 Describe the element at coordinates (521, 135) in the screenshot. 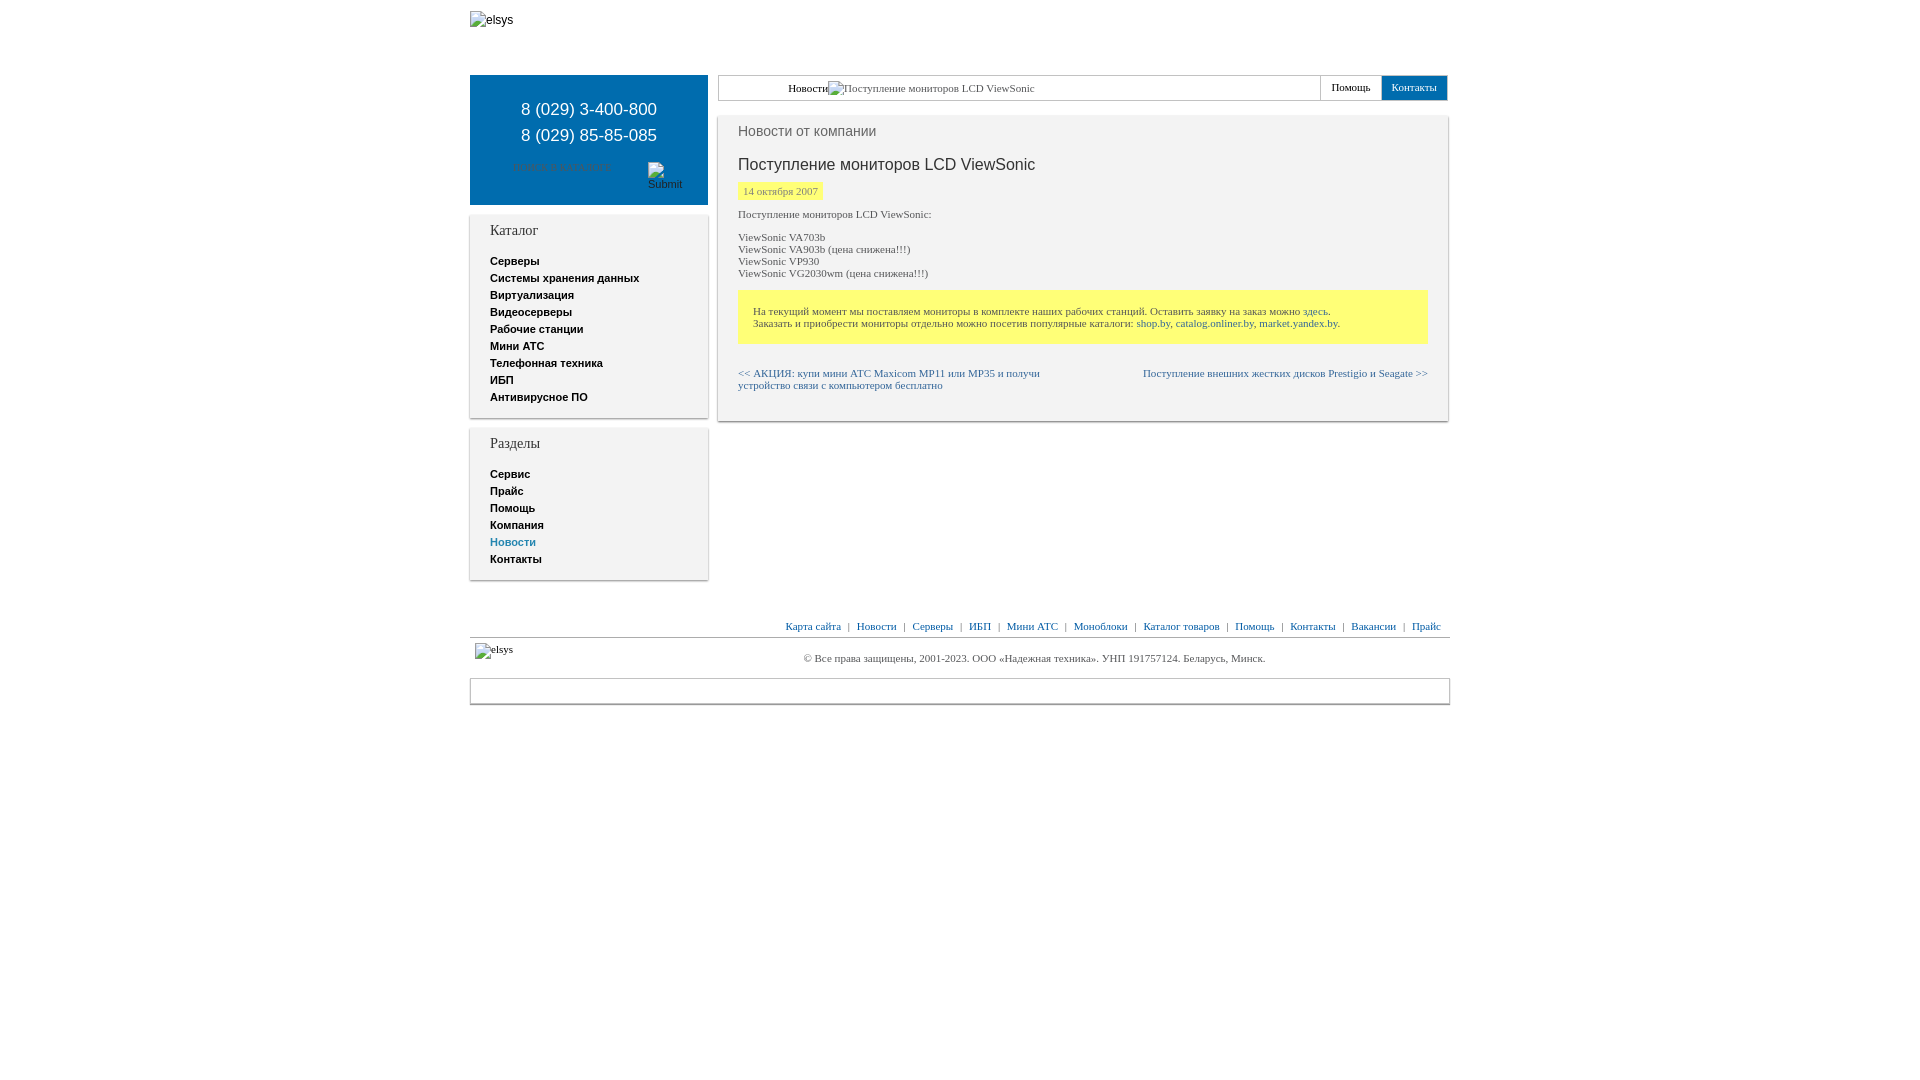

I see `'8 (029) 85-85-085'` at that location.